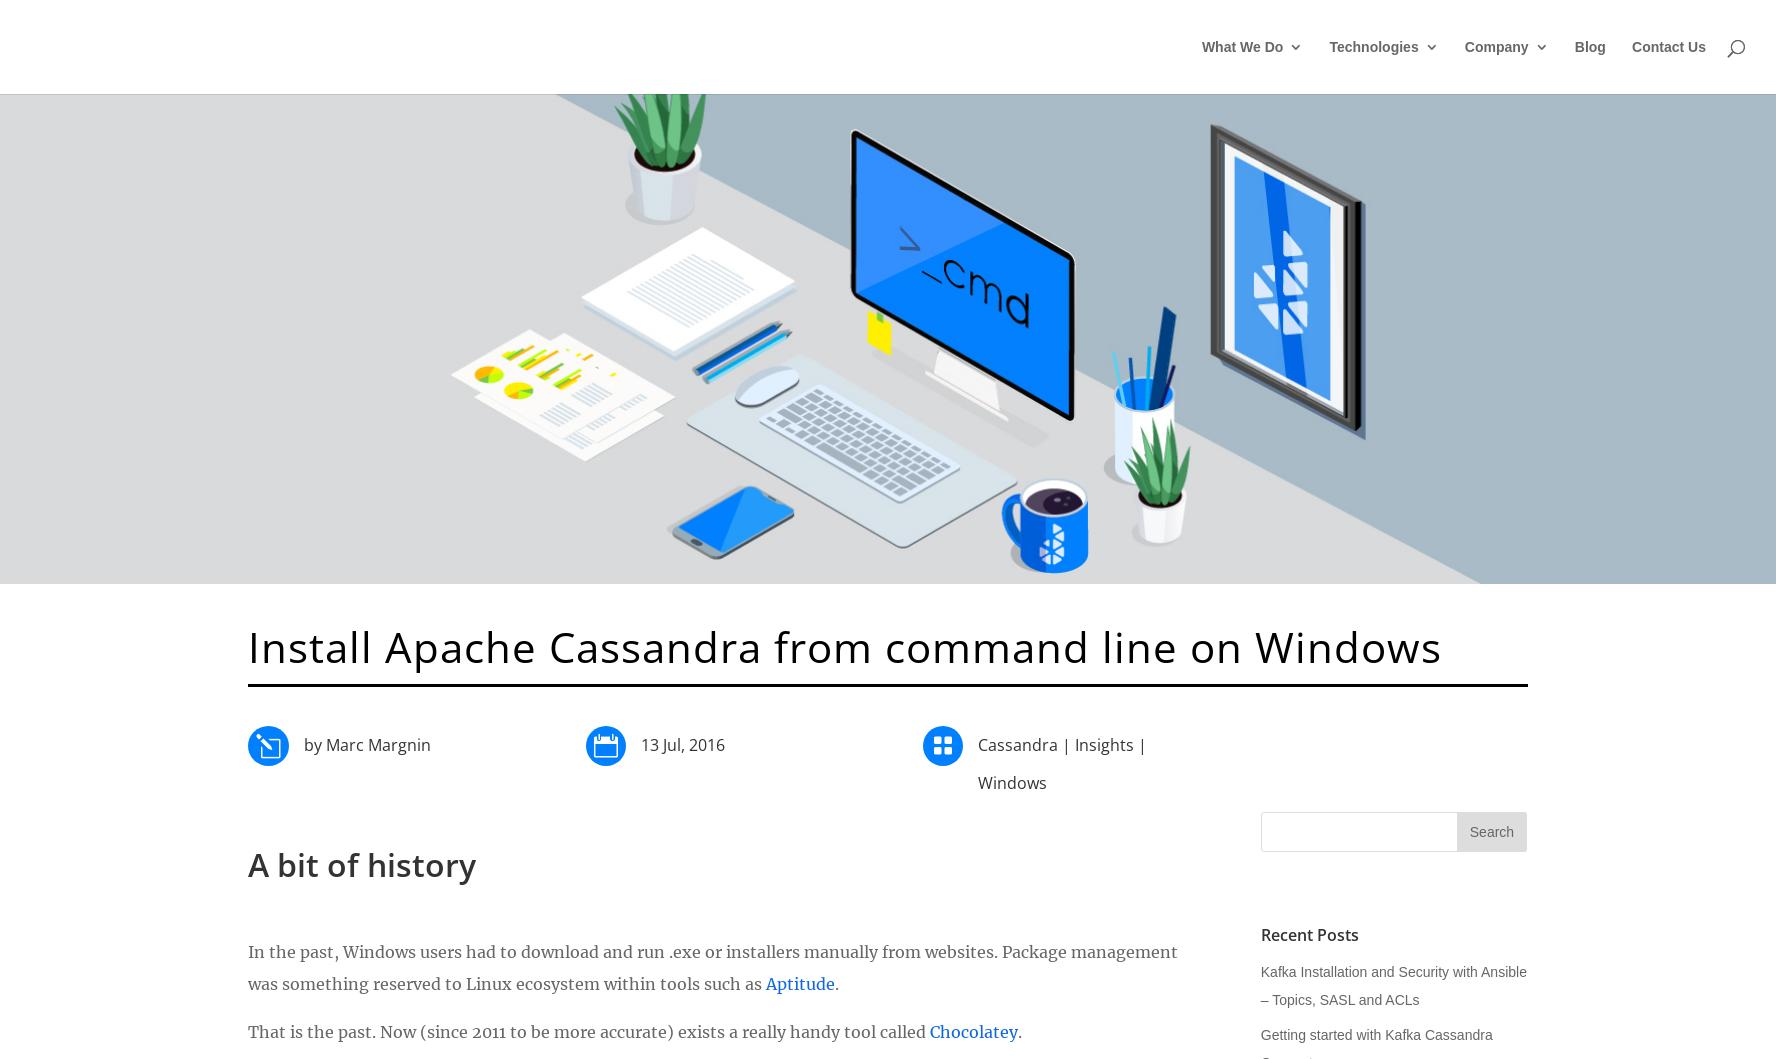  What do you see at coordinates (845, 645) in the screenshot?
I see `'Install Apache Cassandra from command line on Windows'` at bounding box center [845, 645].